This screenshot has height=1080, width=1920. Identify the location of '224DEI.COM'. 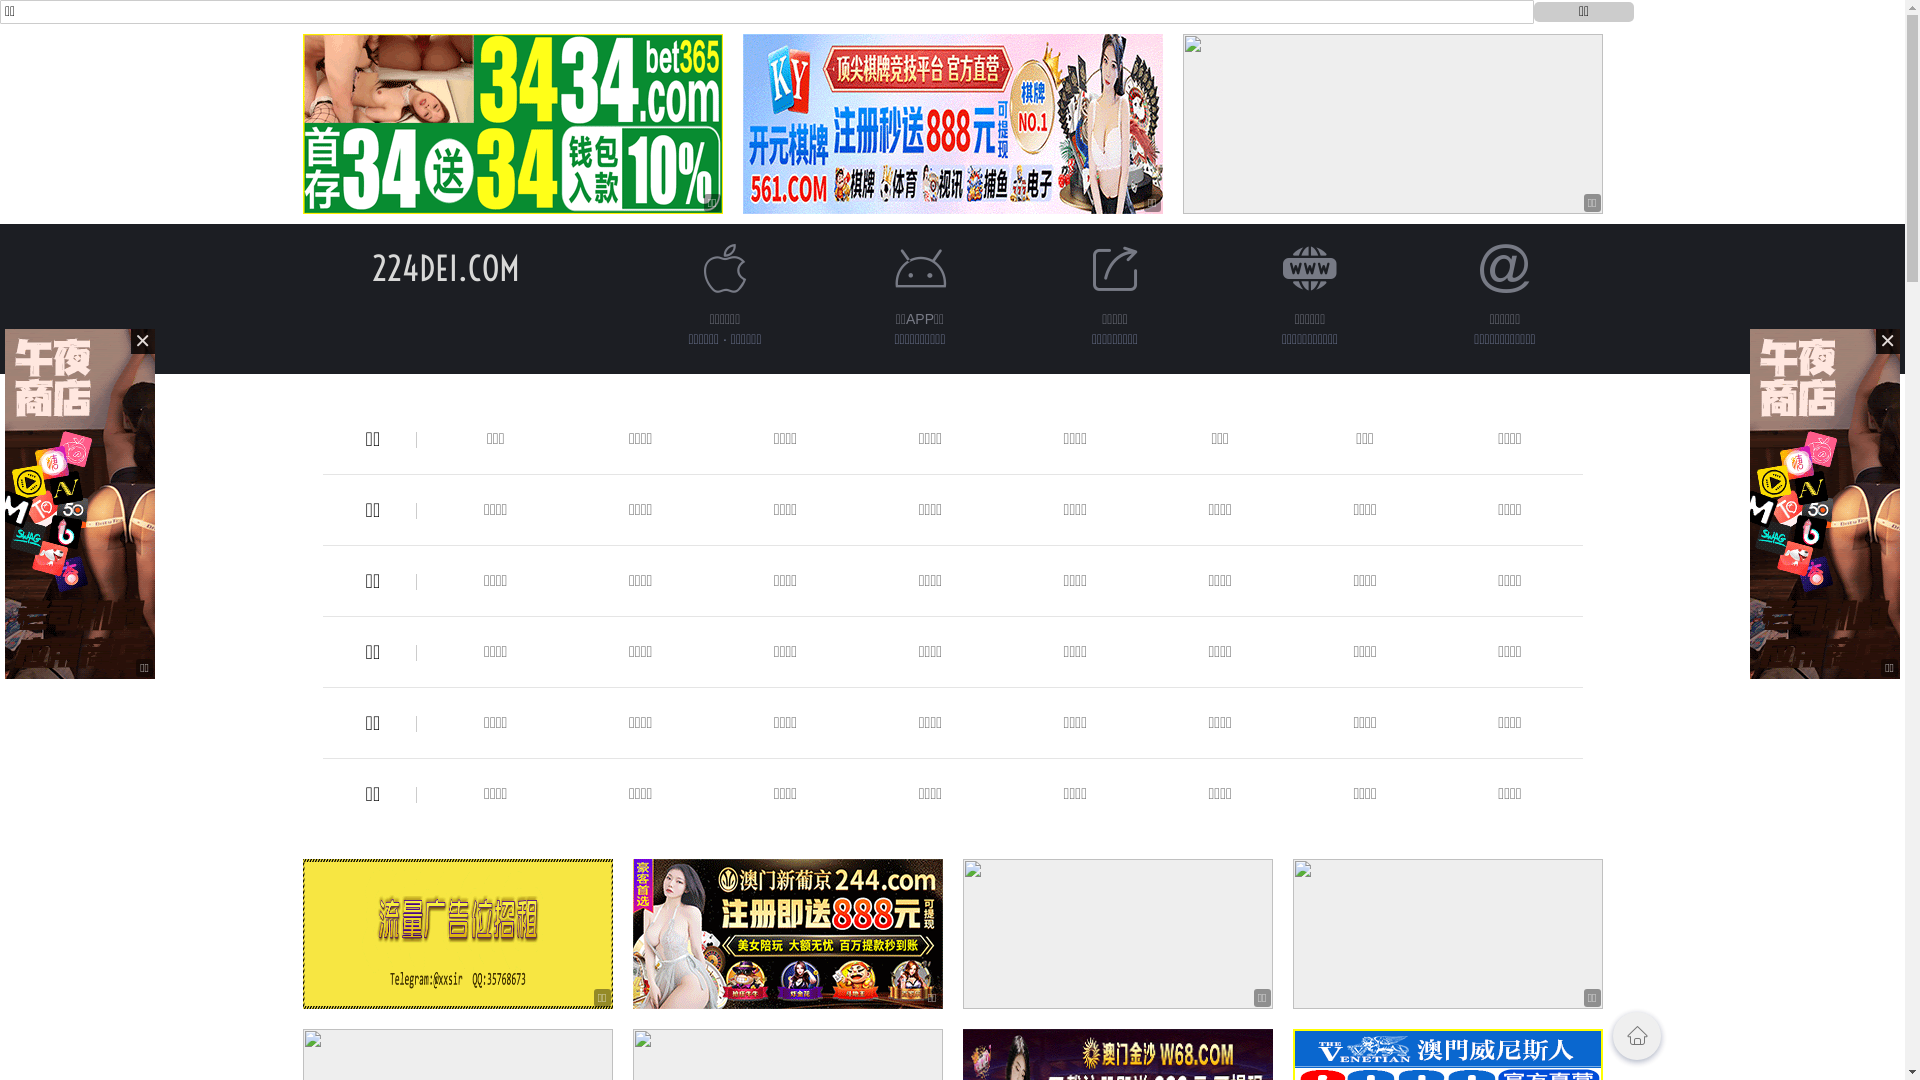
(445, 267).